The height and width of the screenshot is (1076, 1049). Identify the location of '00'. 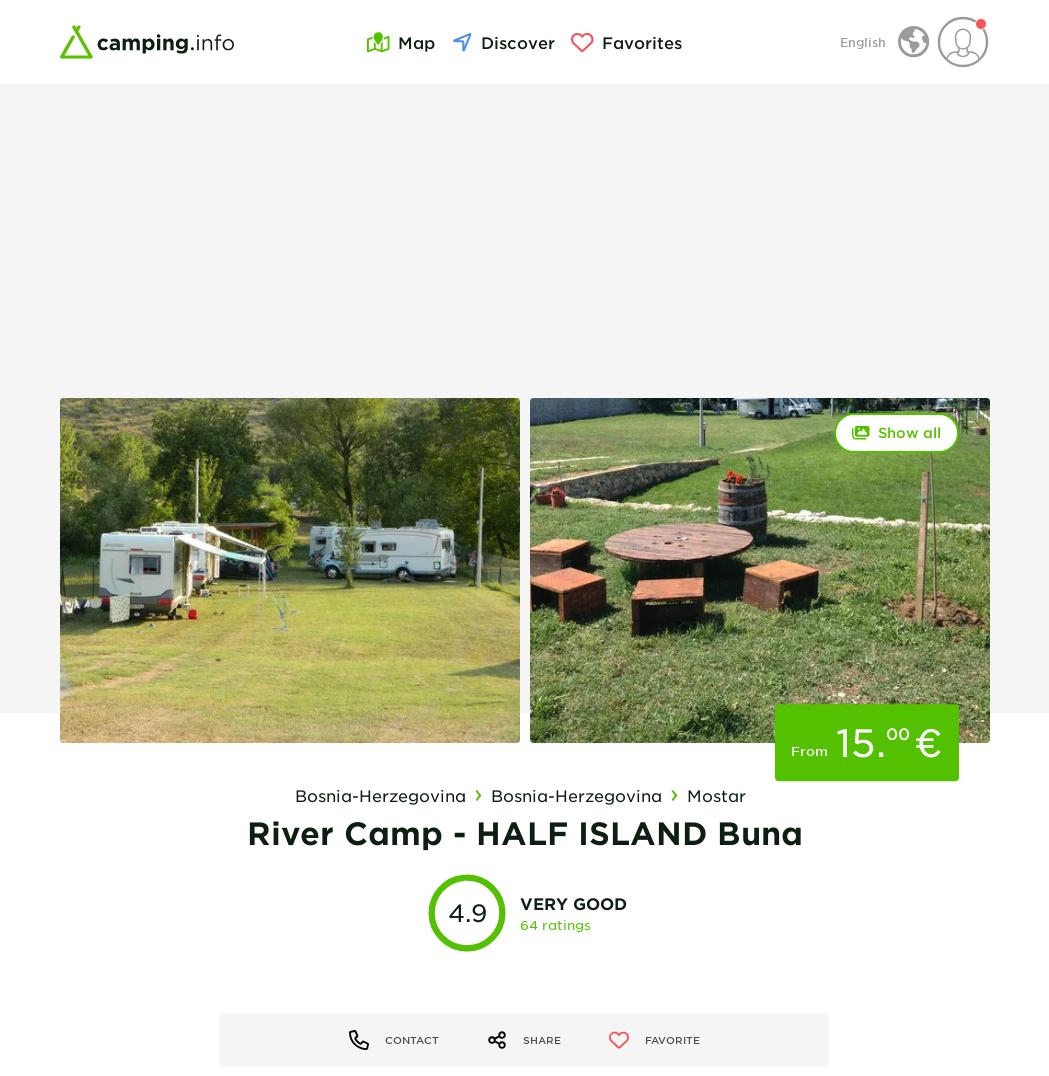
(895, 731).